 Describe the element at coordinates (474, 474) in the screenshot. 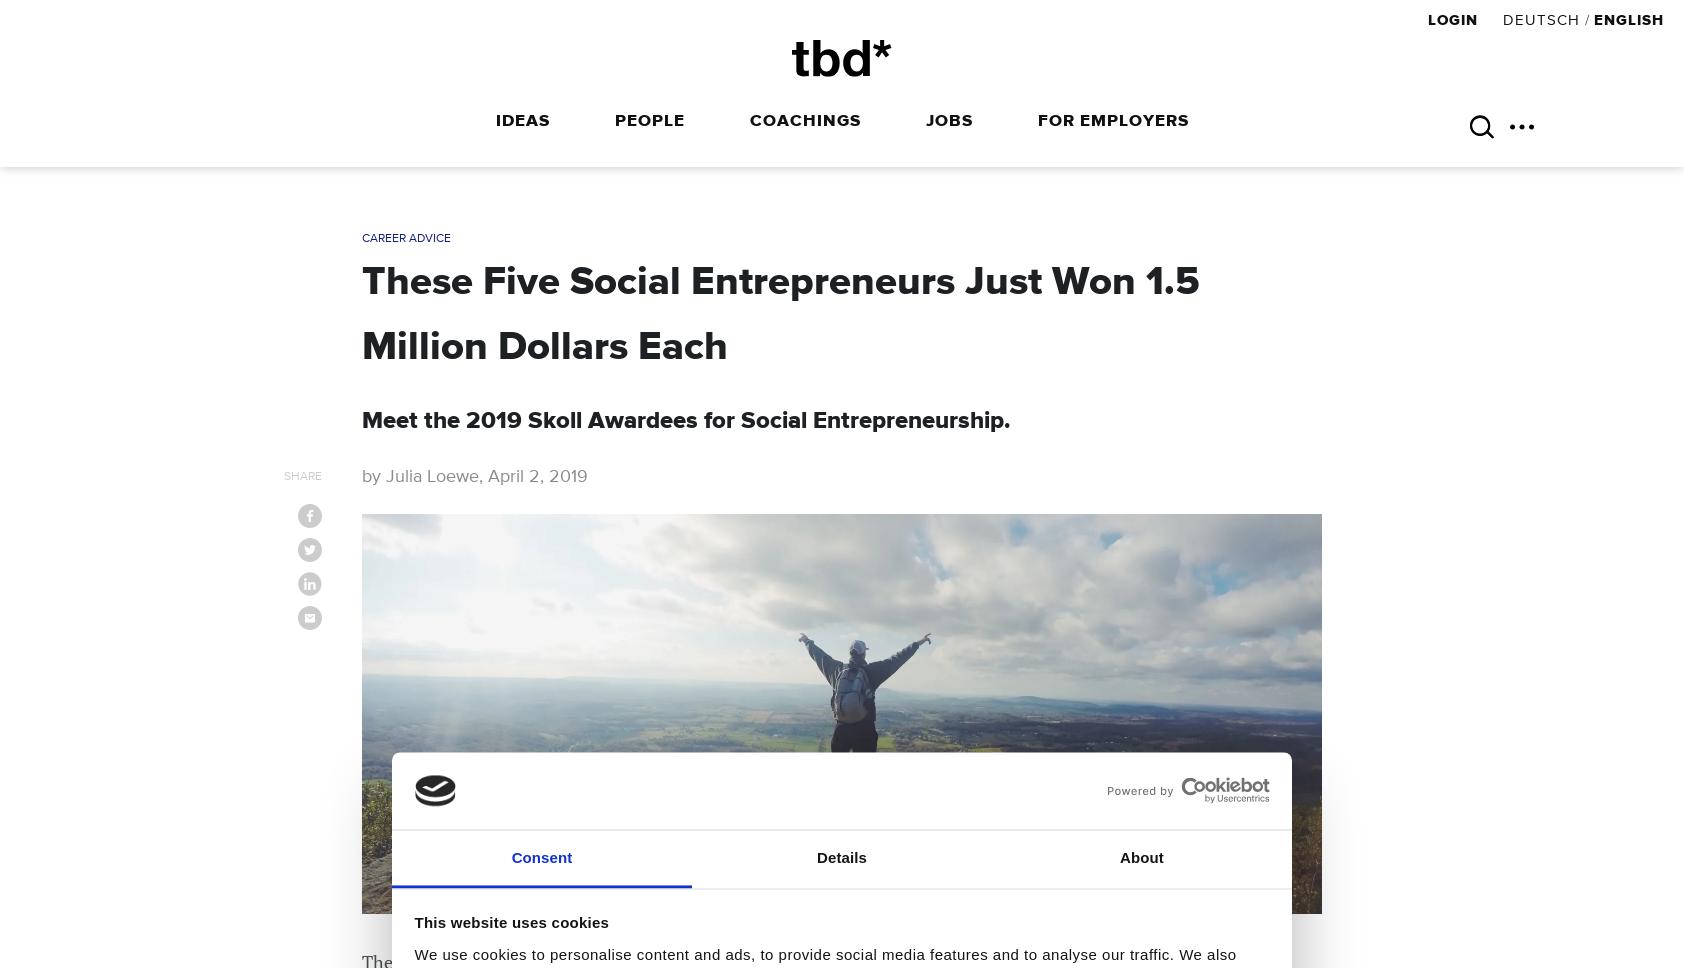

I see `'by Julia Loewe, April 2, 2019'` at that location.